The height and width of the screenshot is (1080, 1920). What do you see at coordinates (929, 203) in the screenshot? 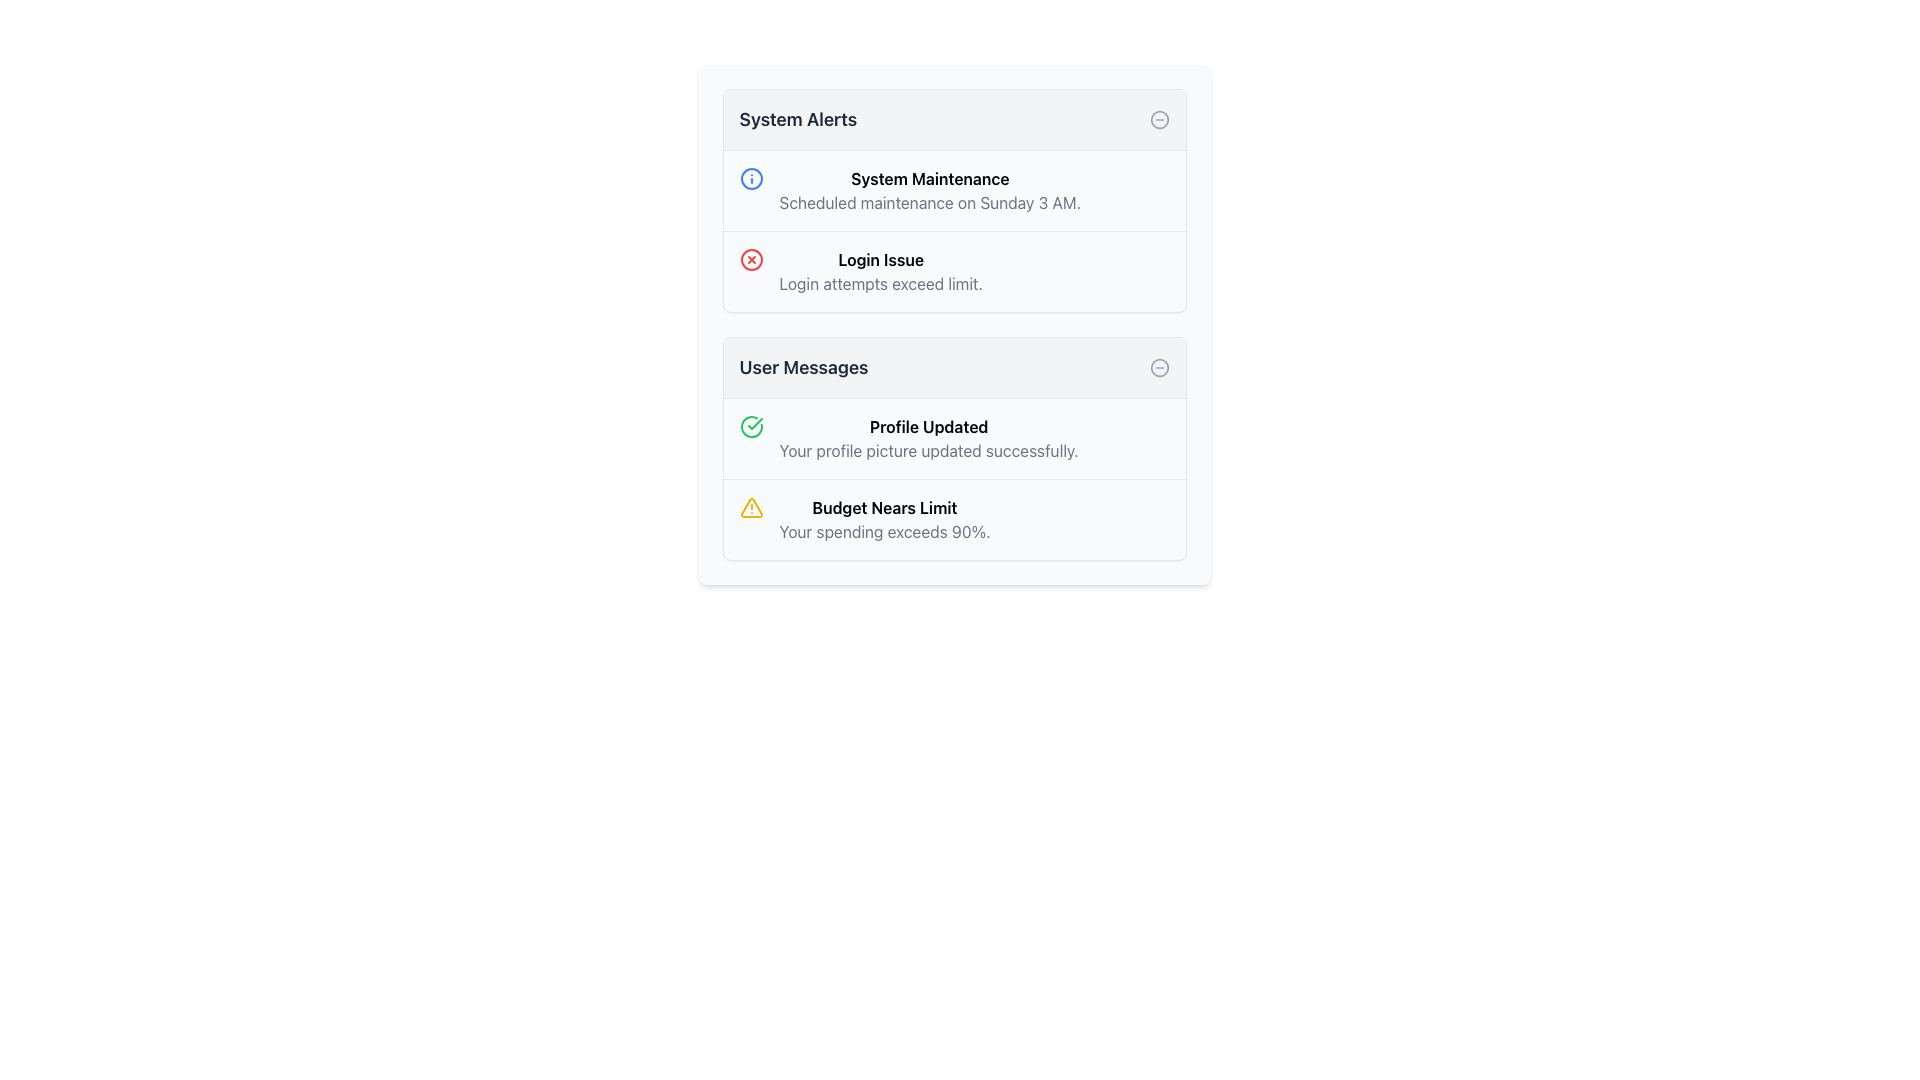
I see `the static text element that provides information about the scheduled maintenance event, located below the 'System Maintenance' heading in the 'System Alerts' section` at bounding box center [929, 203].